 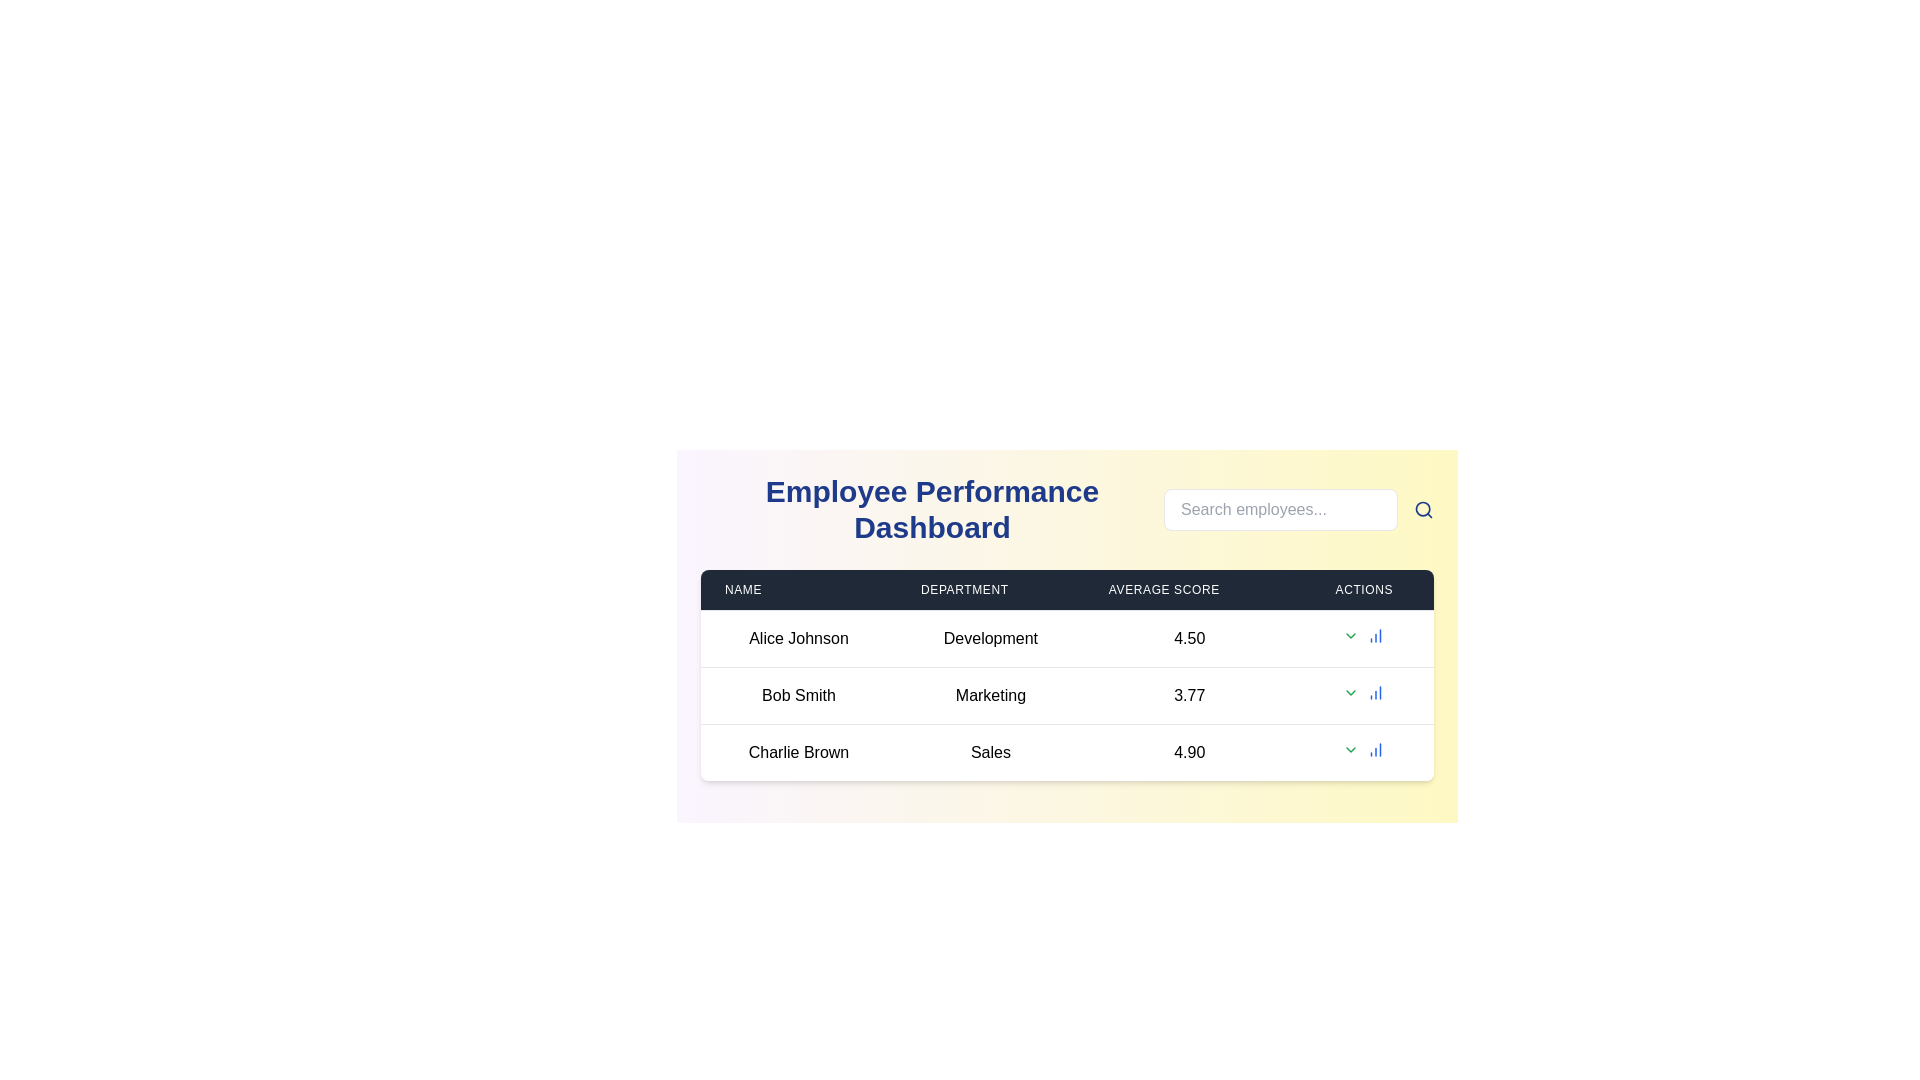 I want to click on the third table row containing 'Charlie Brown', 'Sales', and '4.90', so click(x=1066, y=752).